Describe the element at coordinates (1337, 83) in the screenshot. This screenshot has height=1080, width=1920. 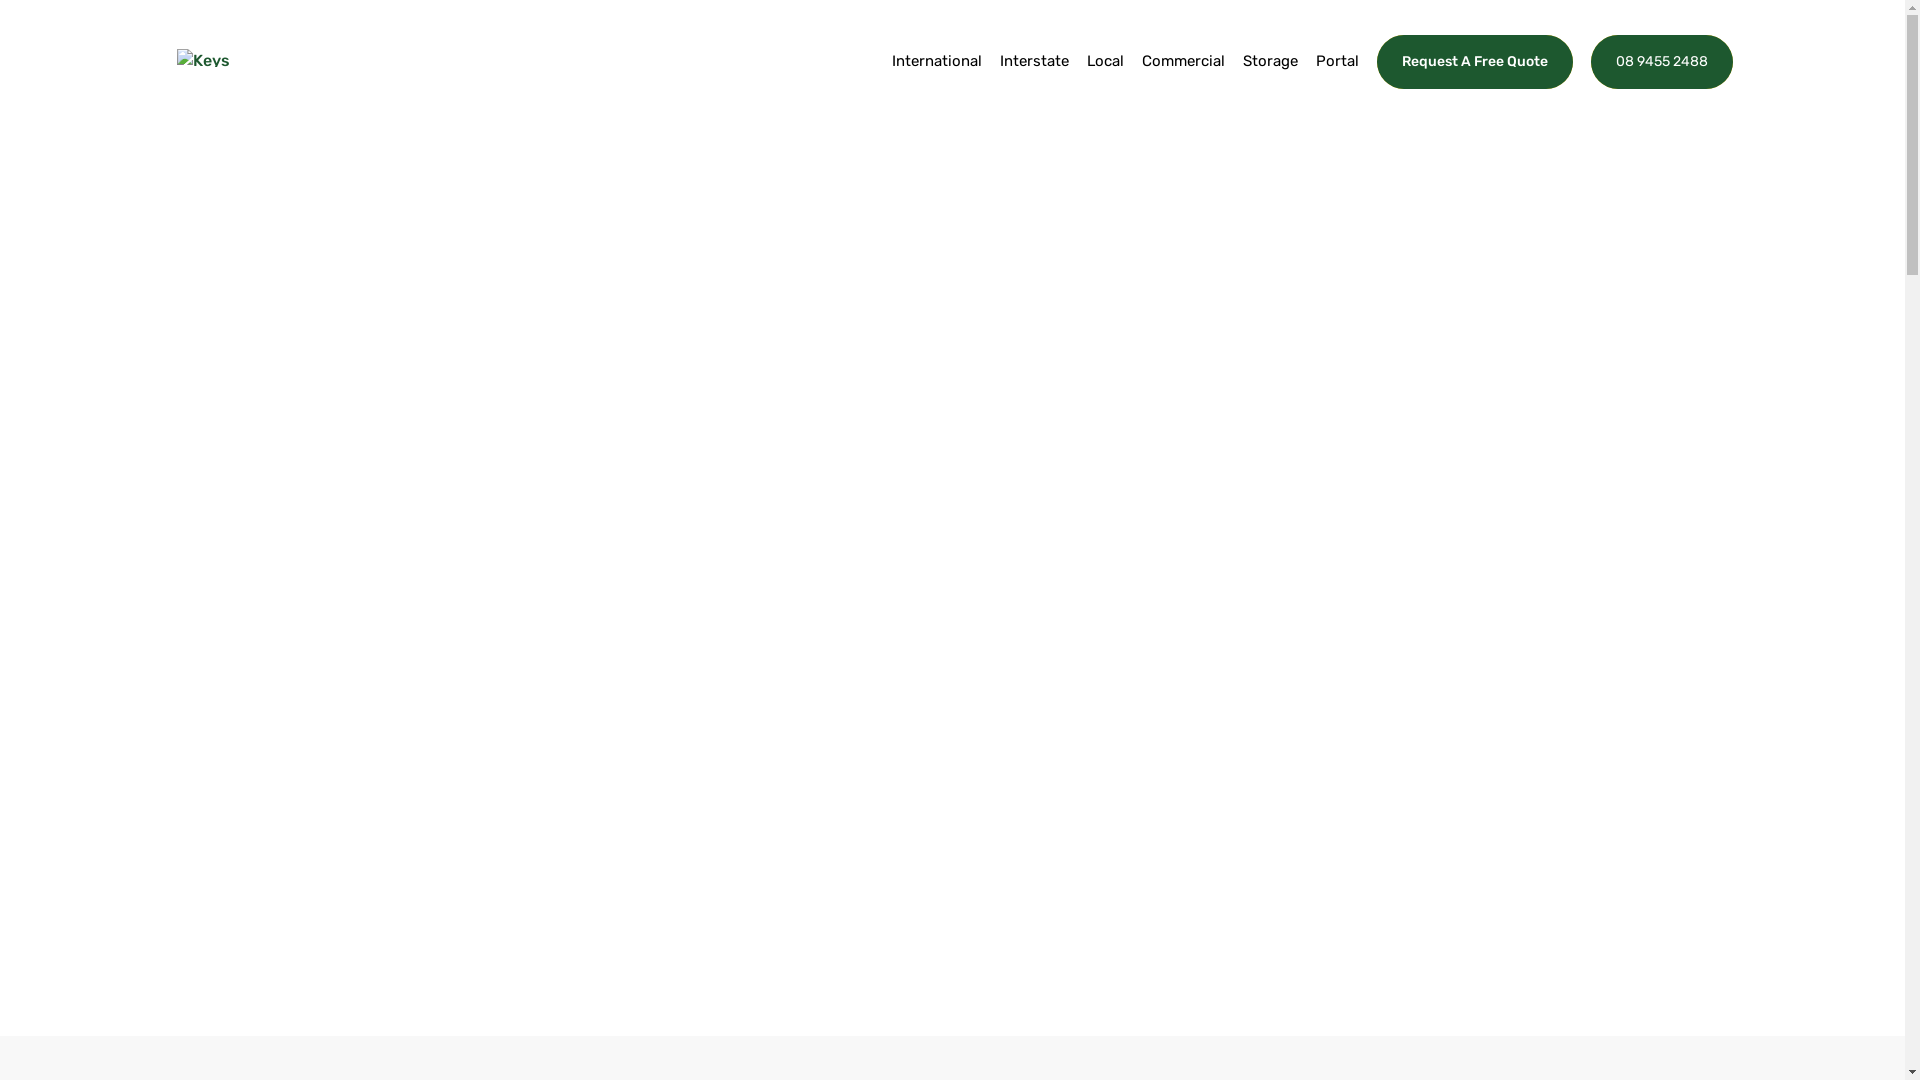
I see `'Portal'` at that location.